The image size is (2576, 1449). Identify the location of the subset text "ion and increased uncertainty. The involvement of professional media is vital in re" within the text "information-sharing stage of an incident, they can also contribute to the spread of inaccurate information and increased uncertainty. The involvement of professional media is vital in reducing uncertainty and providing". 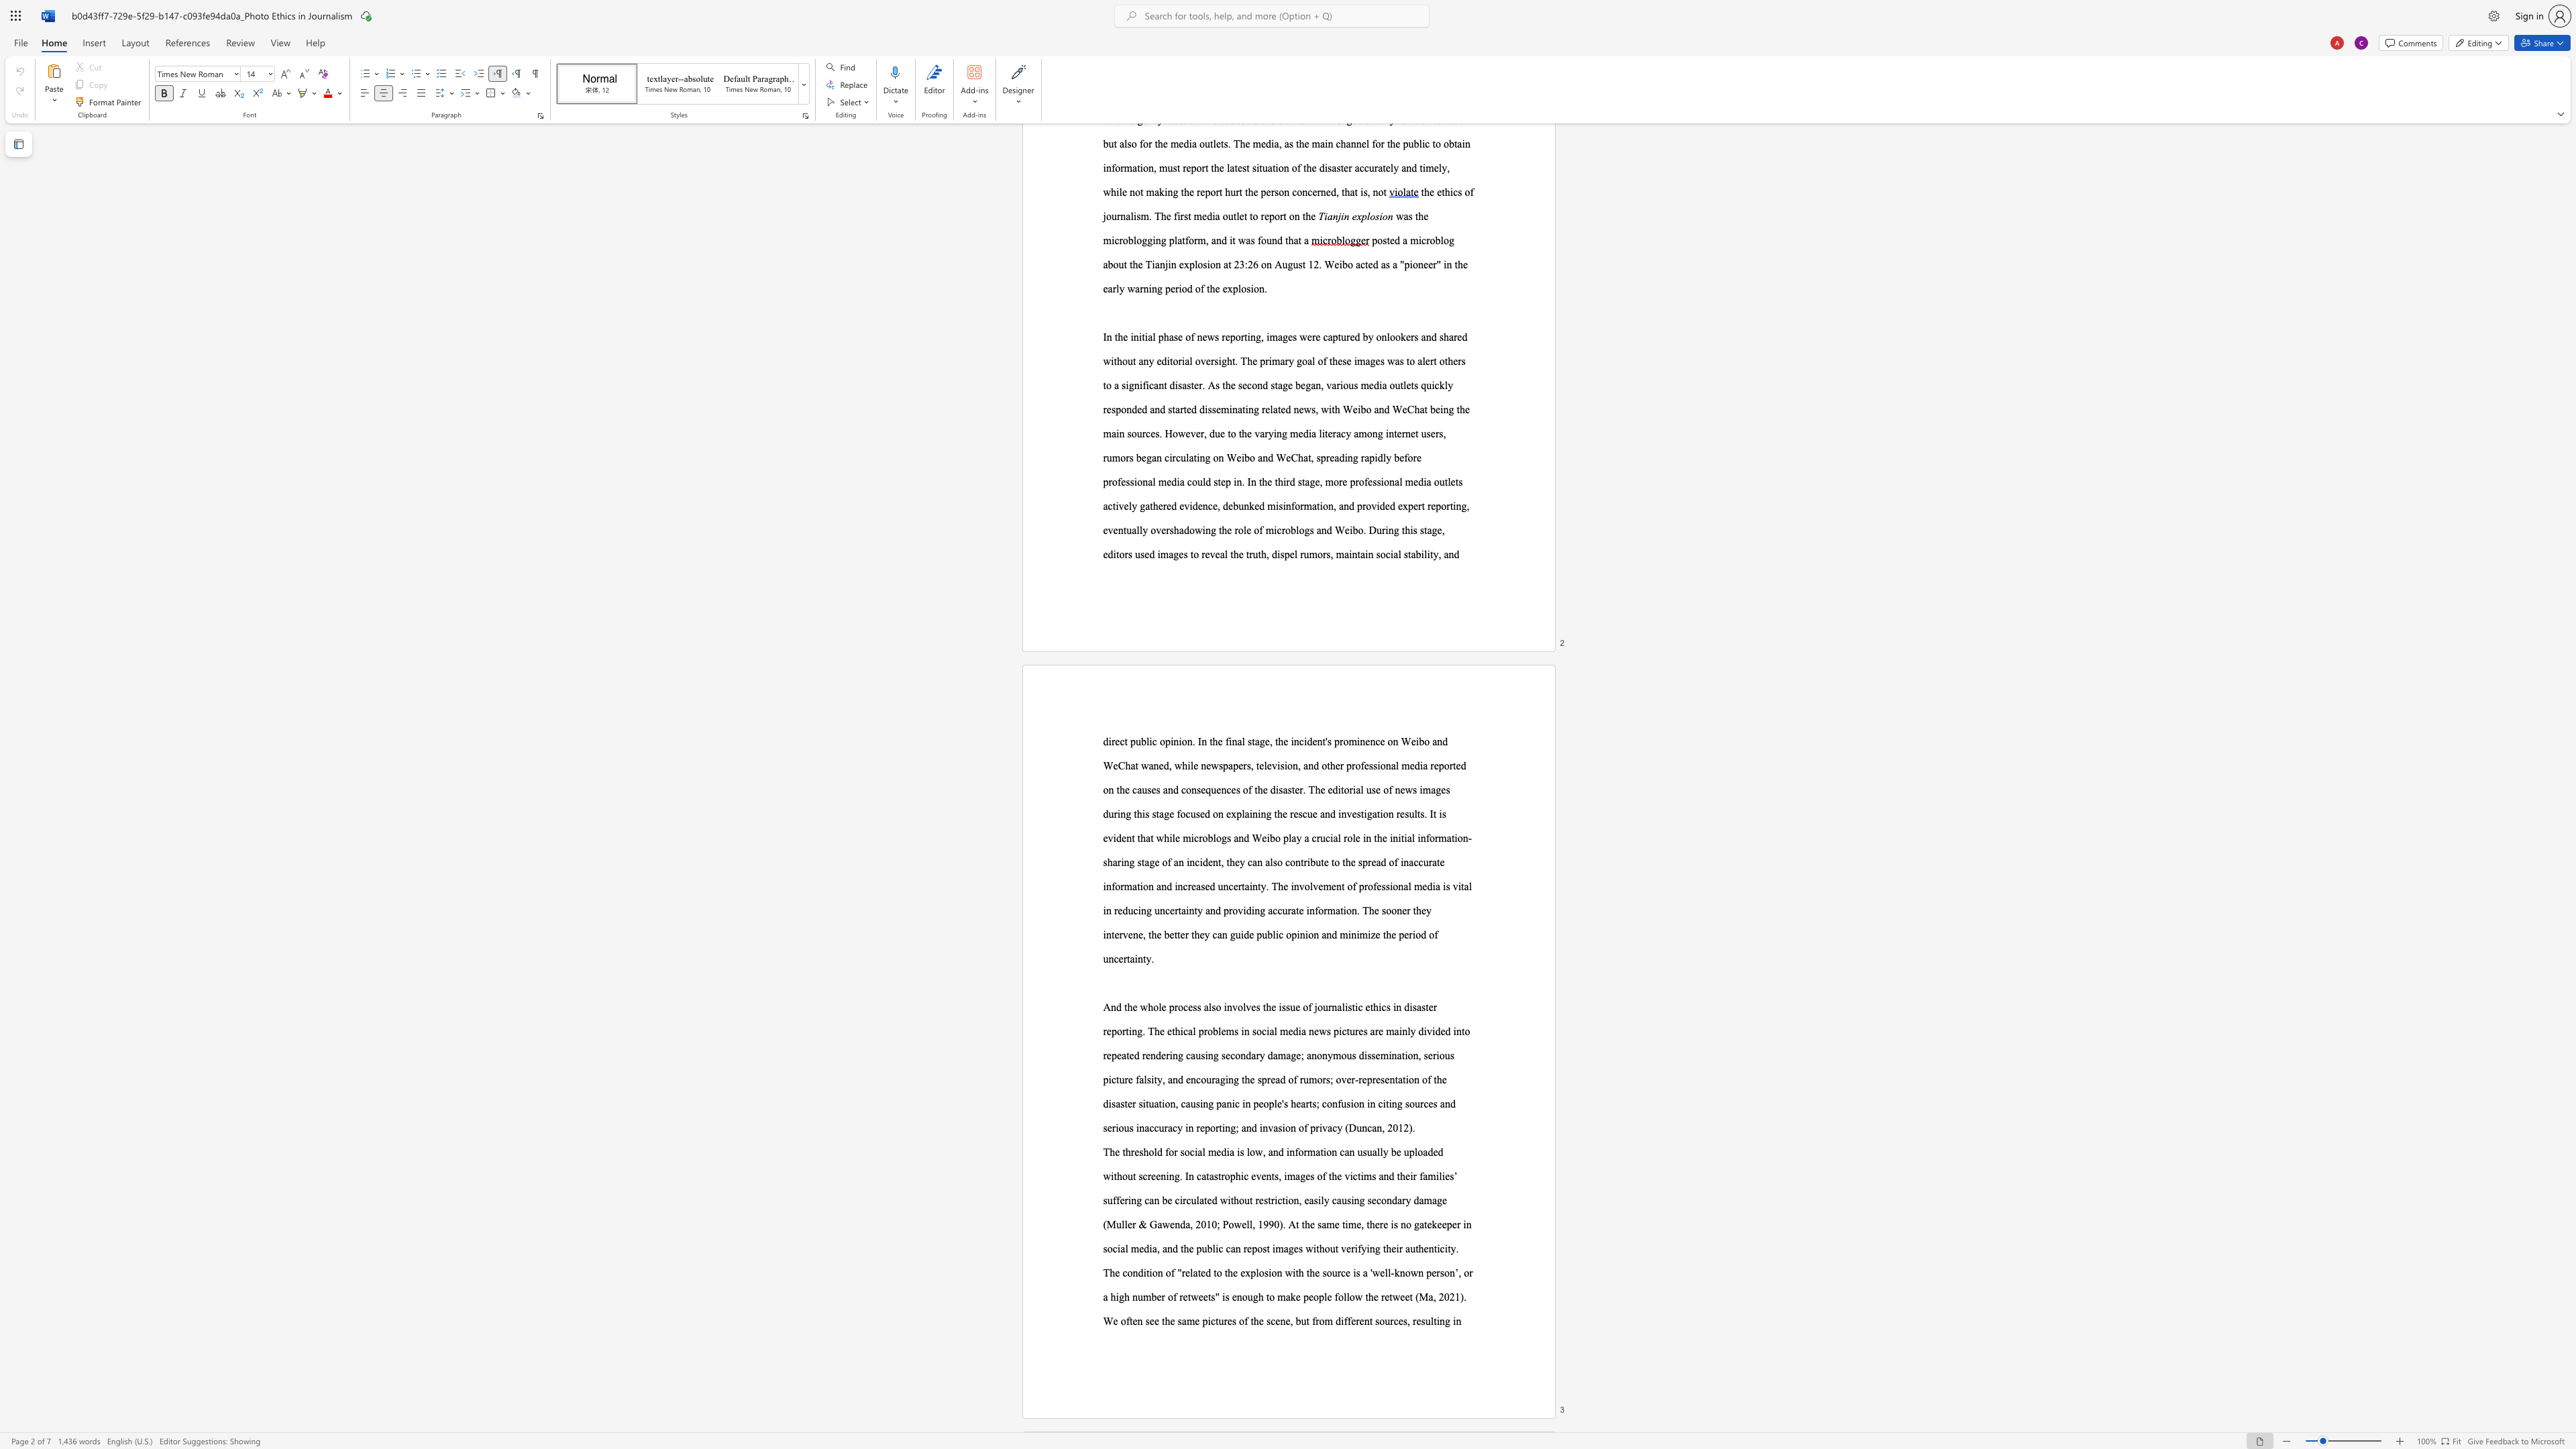
(1138, 885).